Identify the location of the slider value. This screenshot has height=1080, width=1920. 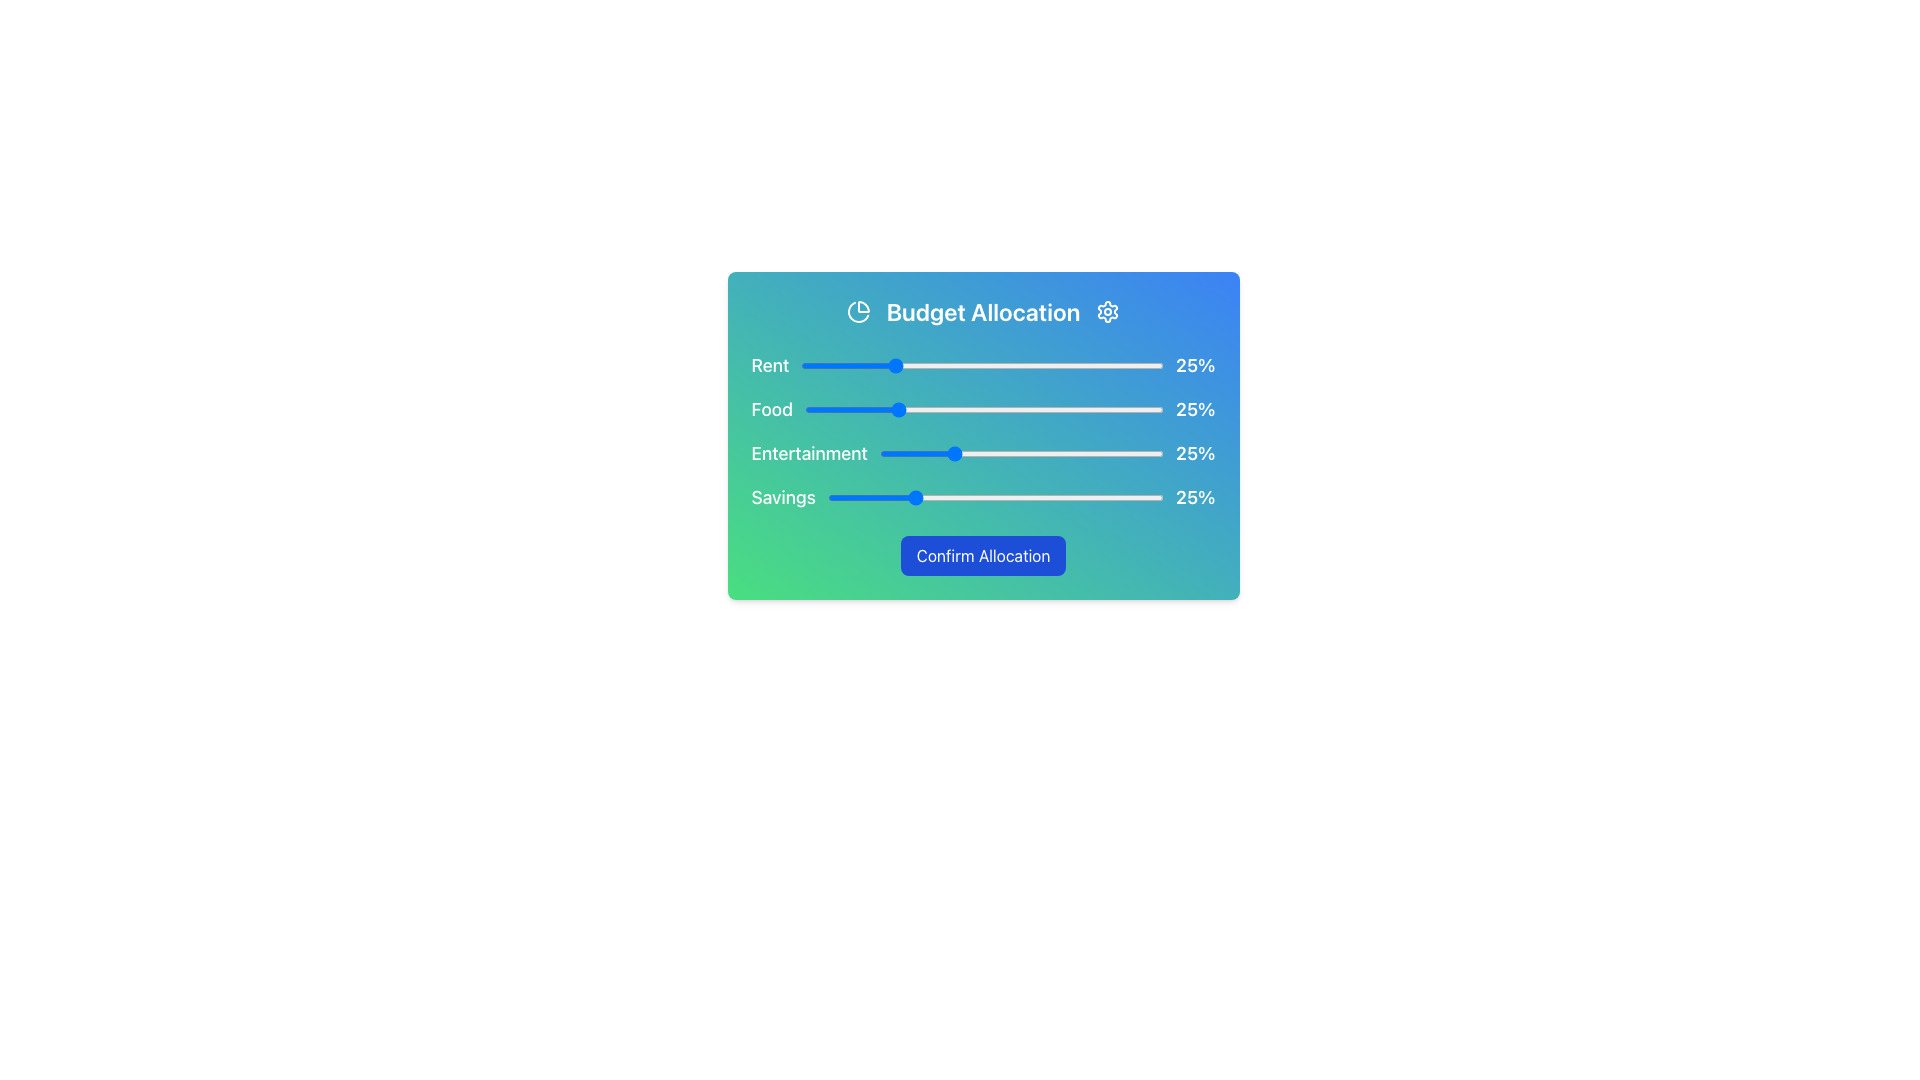
(986, 366).